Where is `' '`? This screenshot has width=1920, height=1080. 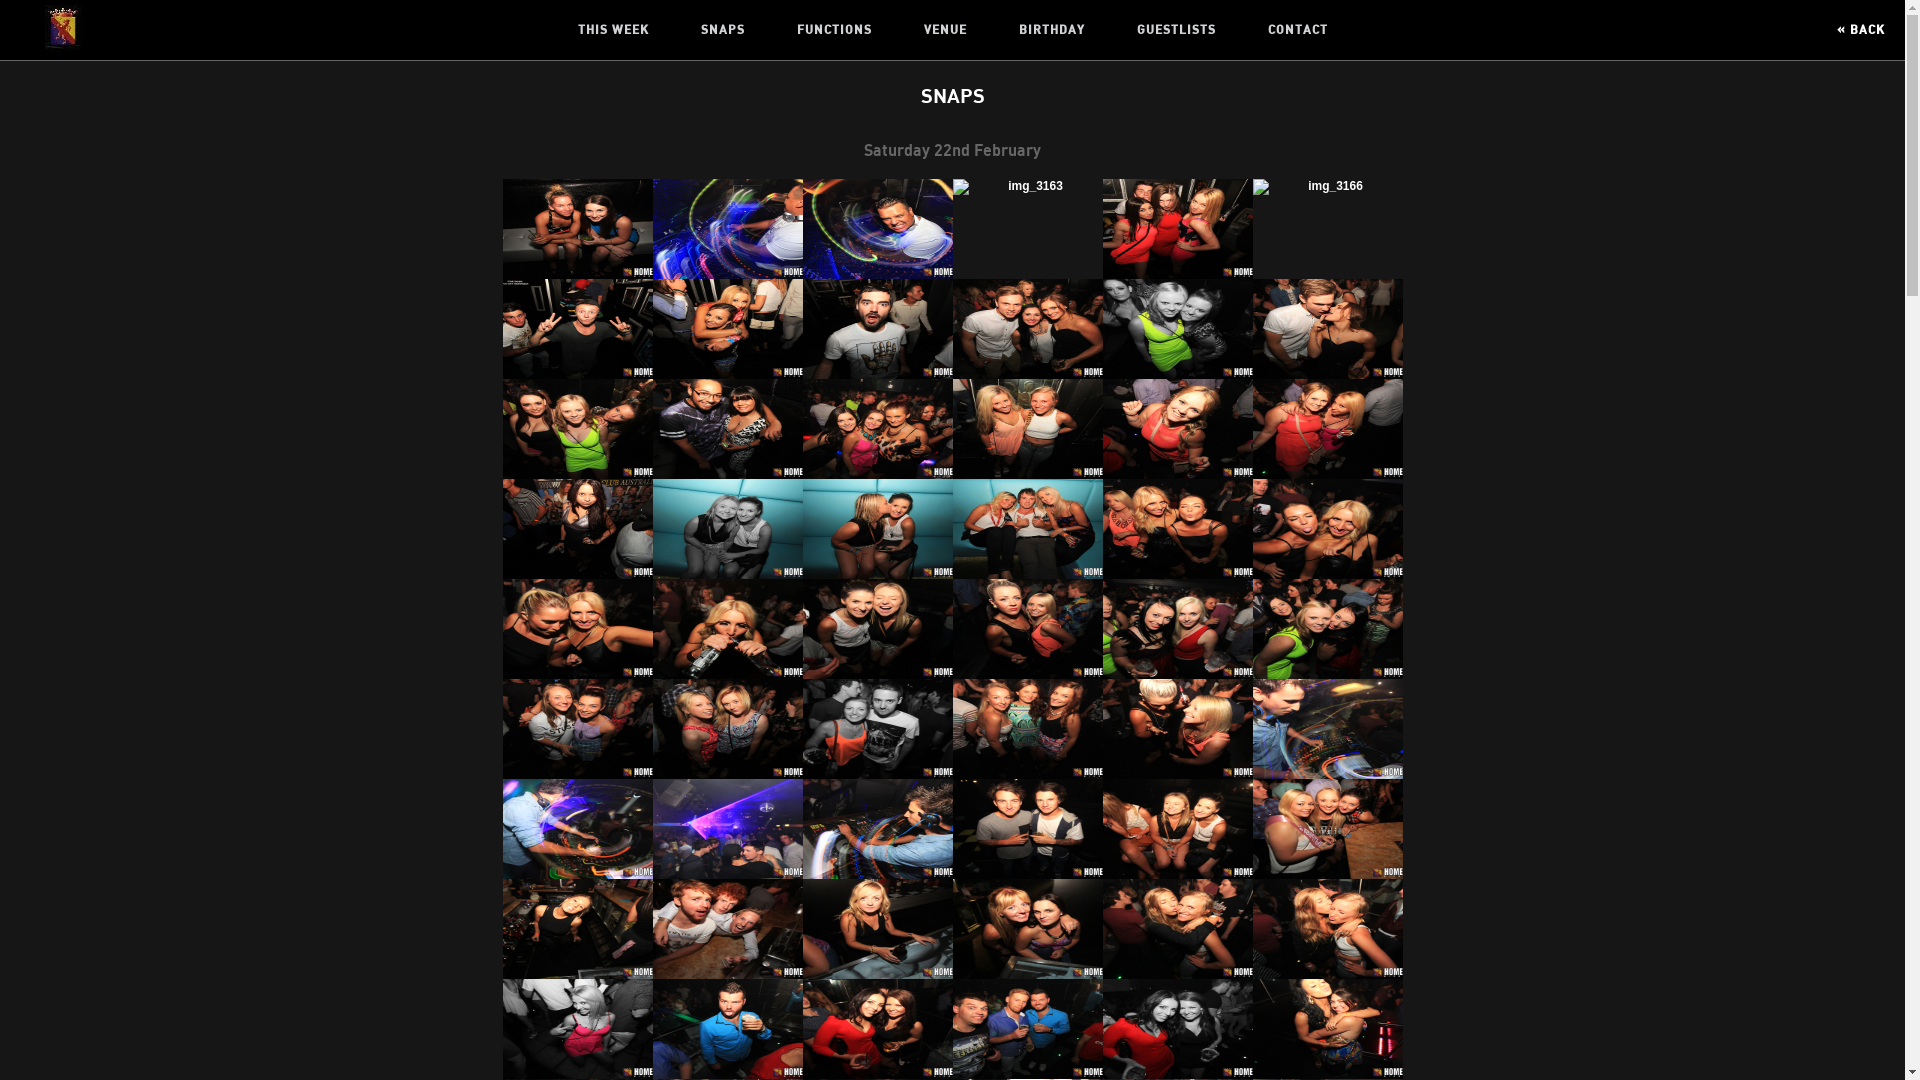 ' ' is located at coordinates (1176, 729).